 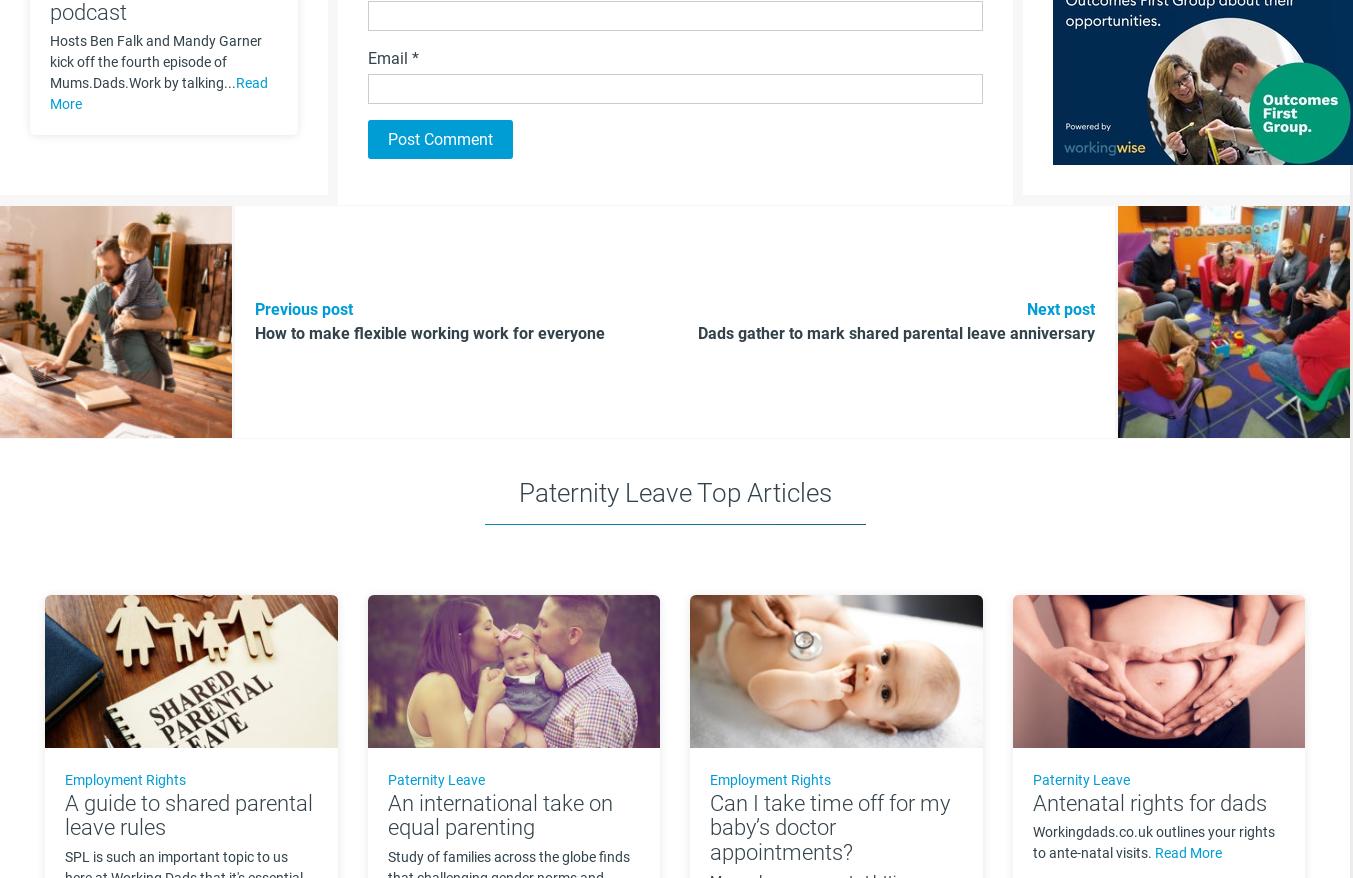 What do you see at coordinates (255, 309) in the screenshot?
I see `'Previous post'` at bounding box center [255, 309].